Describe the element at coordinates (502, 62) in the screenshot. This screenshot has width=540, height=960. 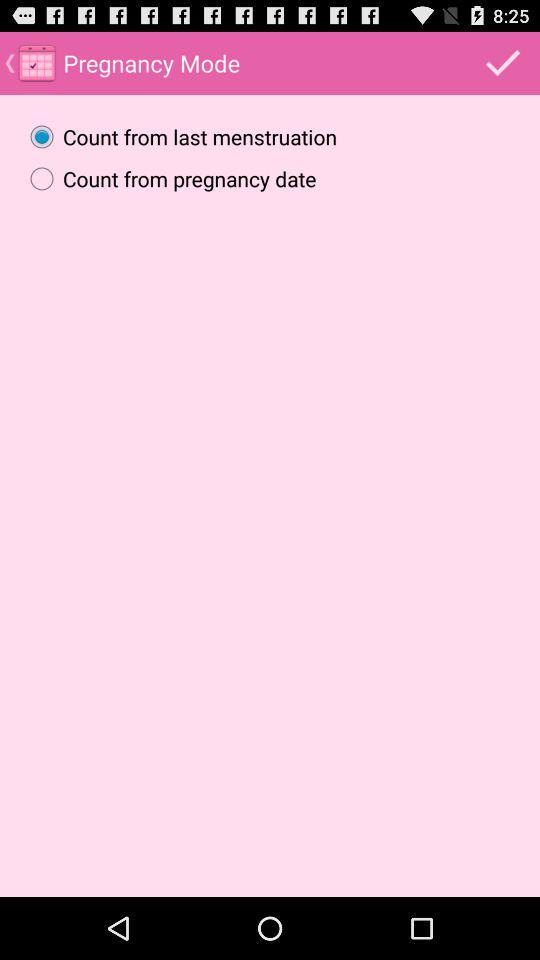
I see `the option` at that location.